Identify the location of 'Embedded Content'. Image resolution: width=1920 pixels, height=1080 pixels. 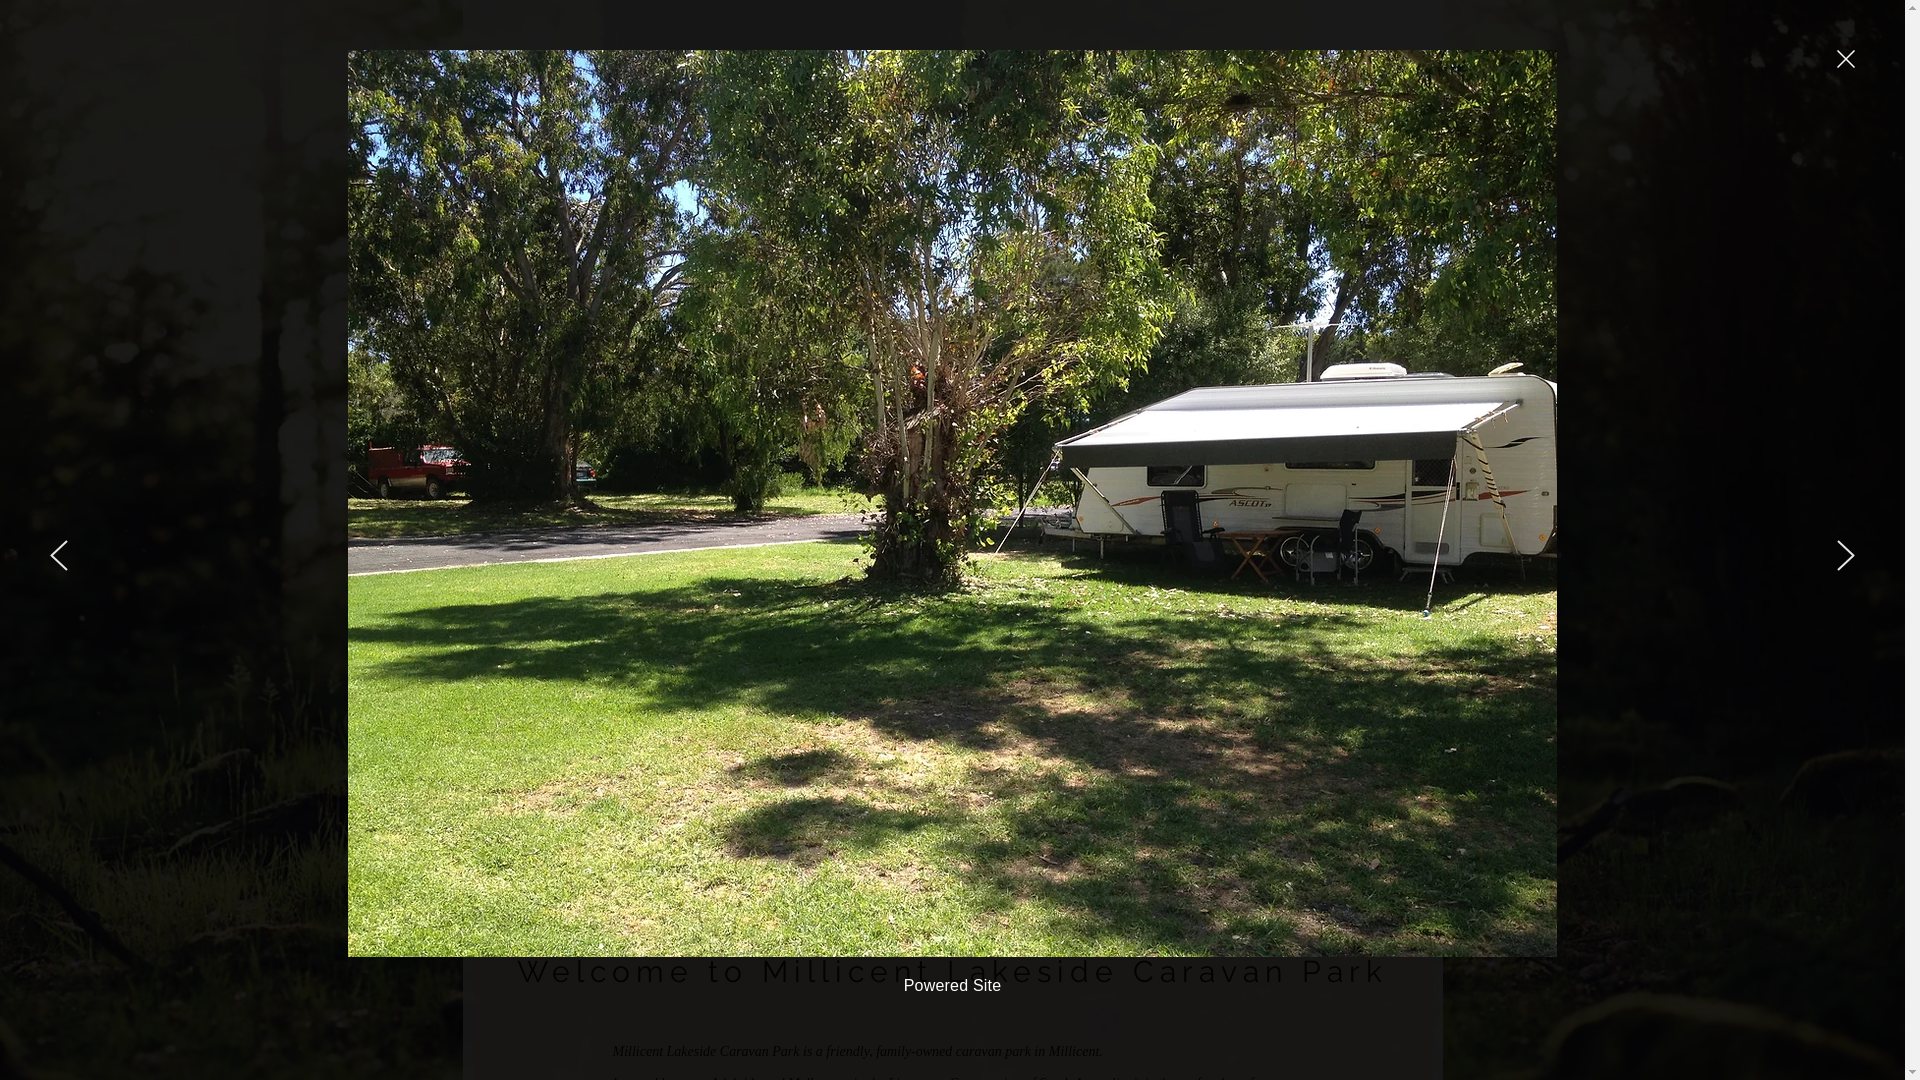
(748, 141).